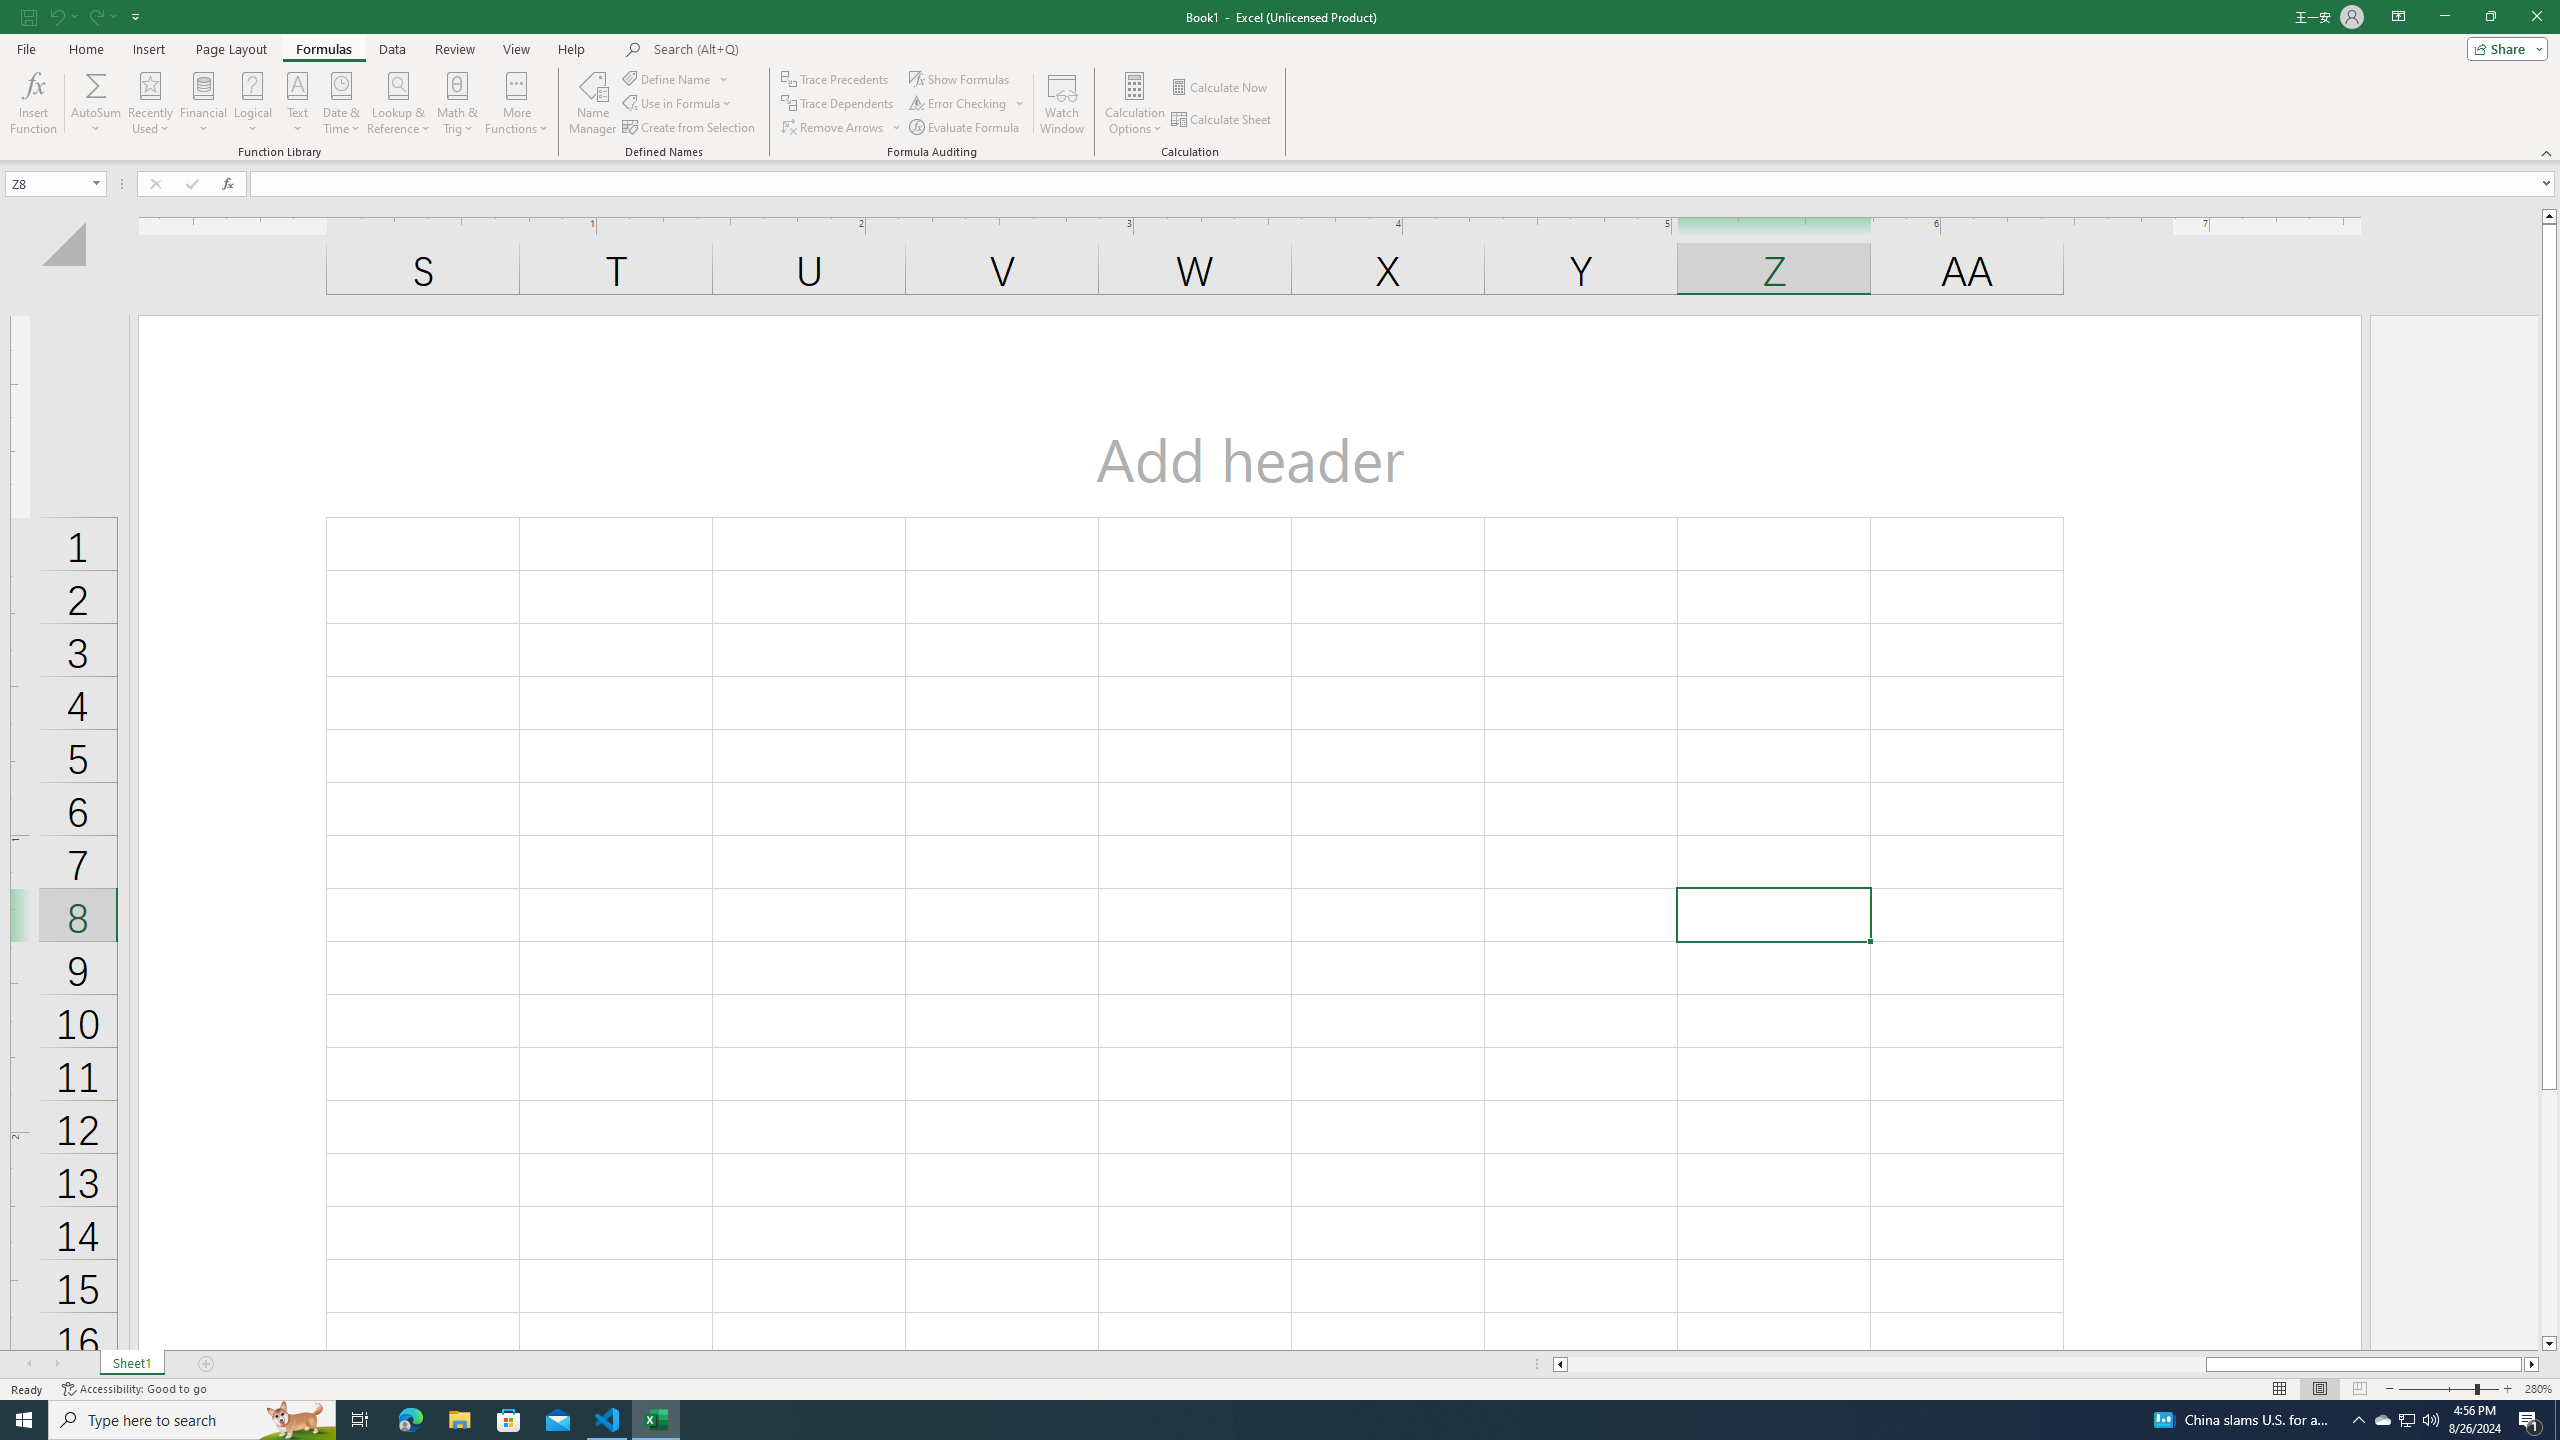 The height and width of the screenshot is (1440, 2560). Describe the element at coordinates (457, 103) in the screenshot. I see `'Math & Trig'` at that location.